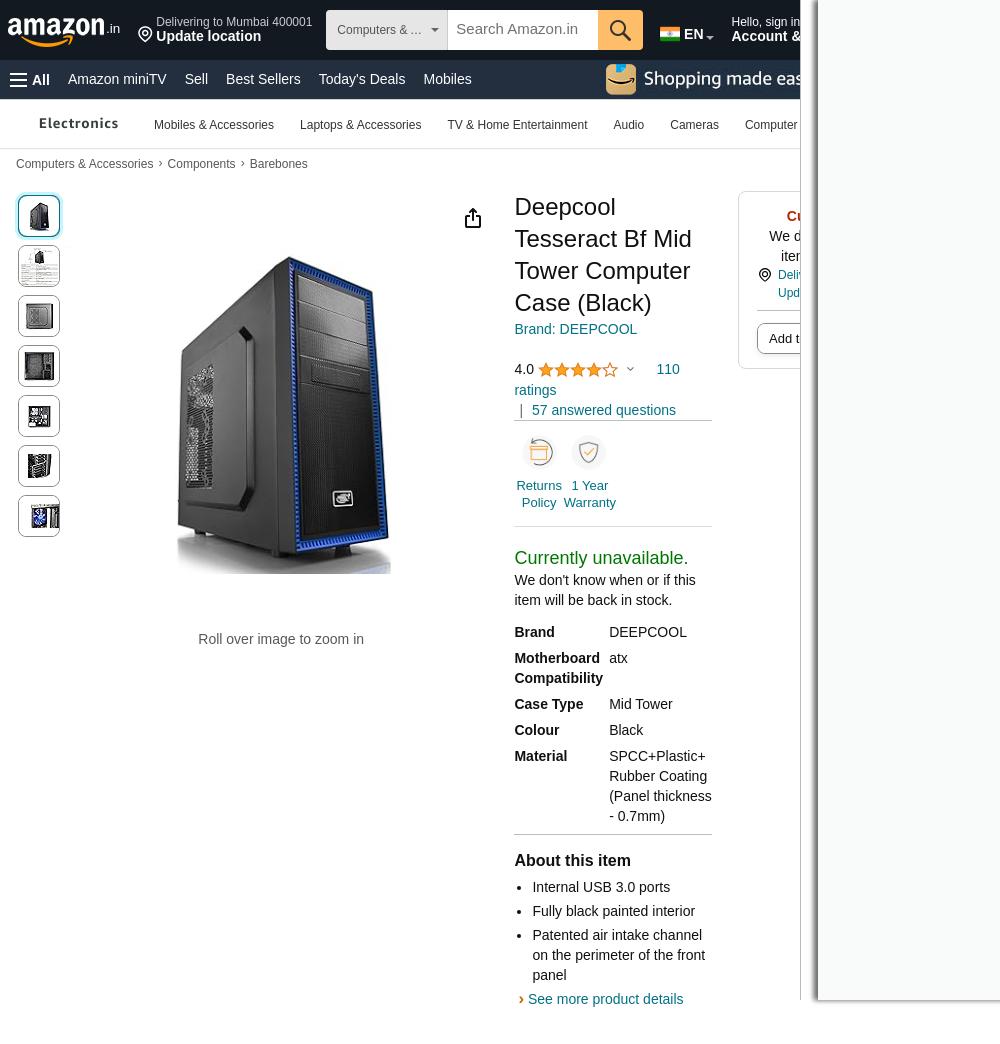  I want to click on 'Account & Lists', so click(784, 35).